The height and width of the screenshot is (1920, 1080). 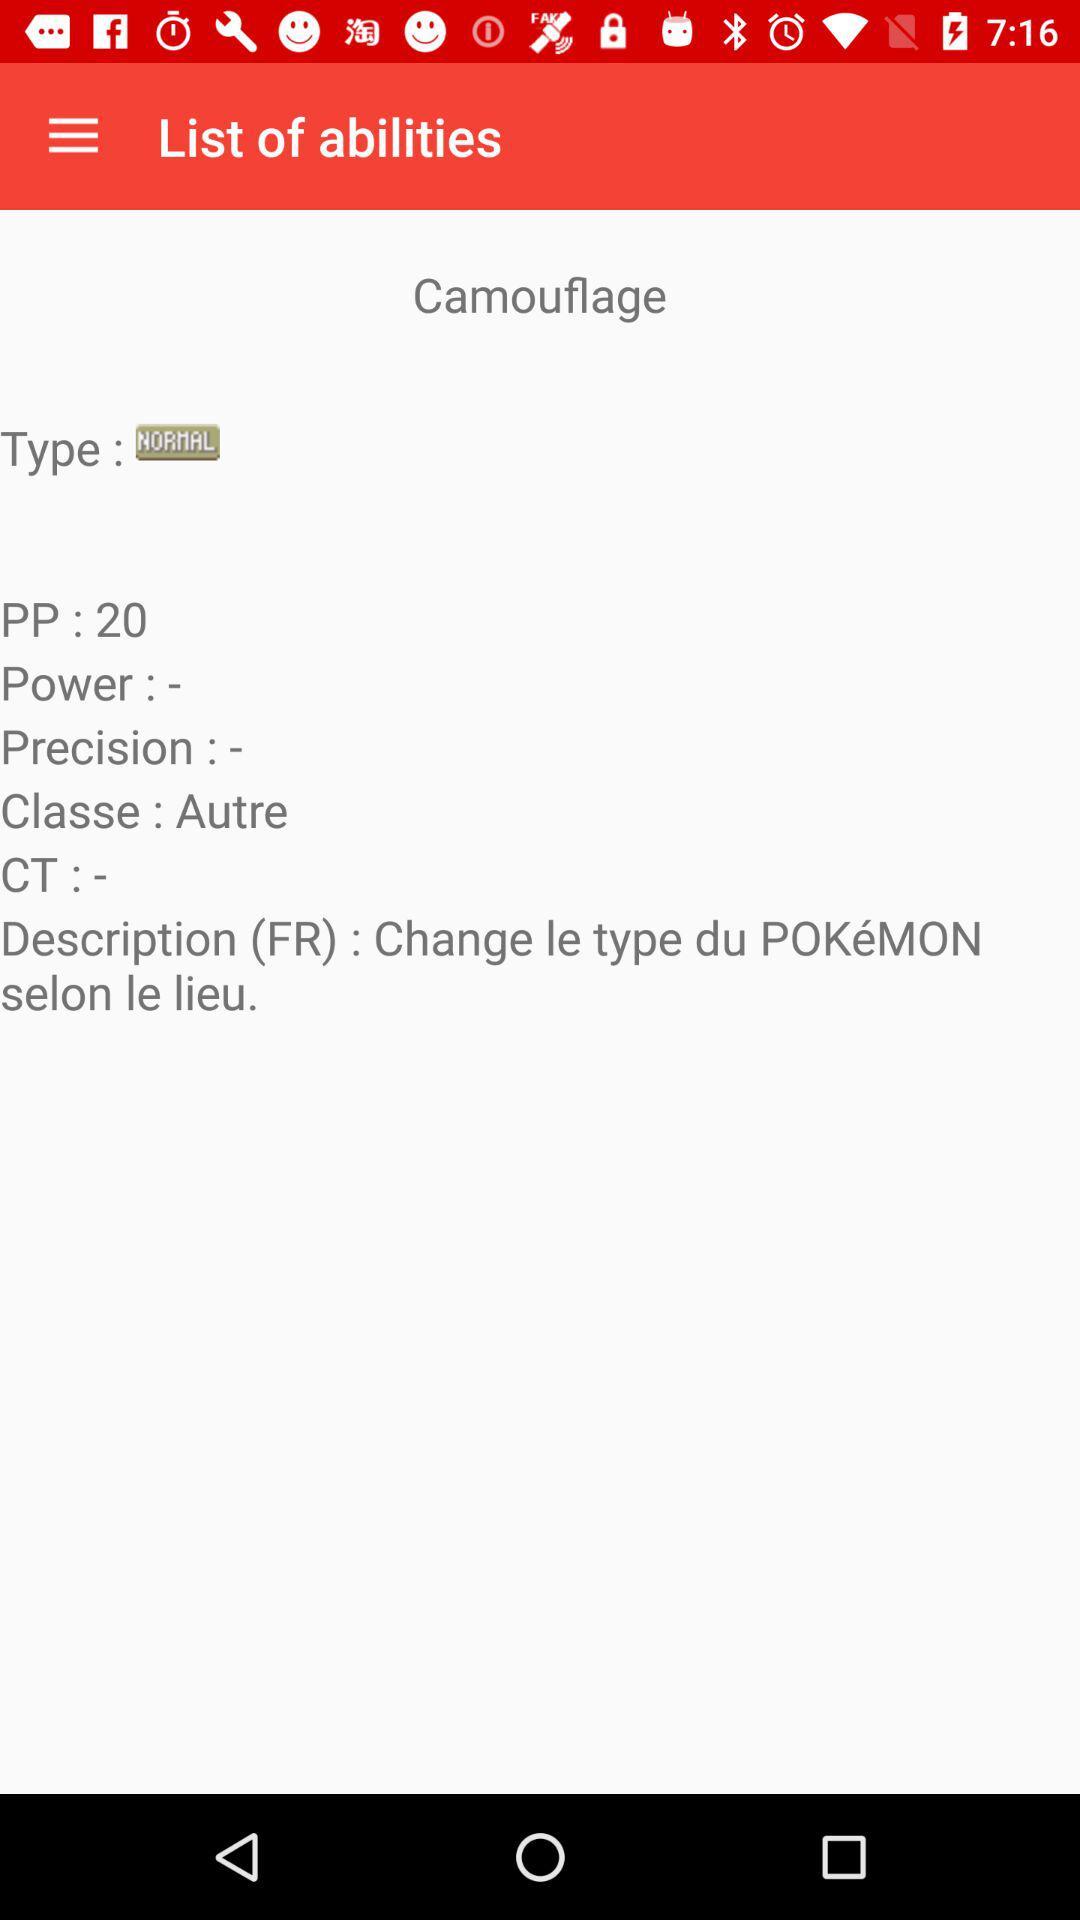 What do you see at coordinates (72, 135) in the screenshot?
I see `the app to the left of list of abilities` at bounding box center [72, 135].